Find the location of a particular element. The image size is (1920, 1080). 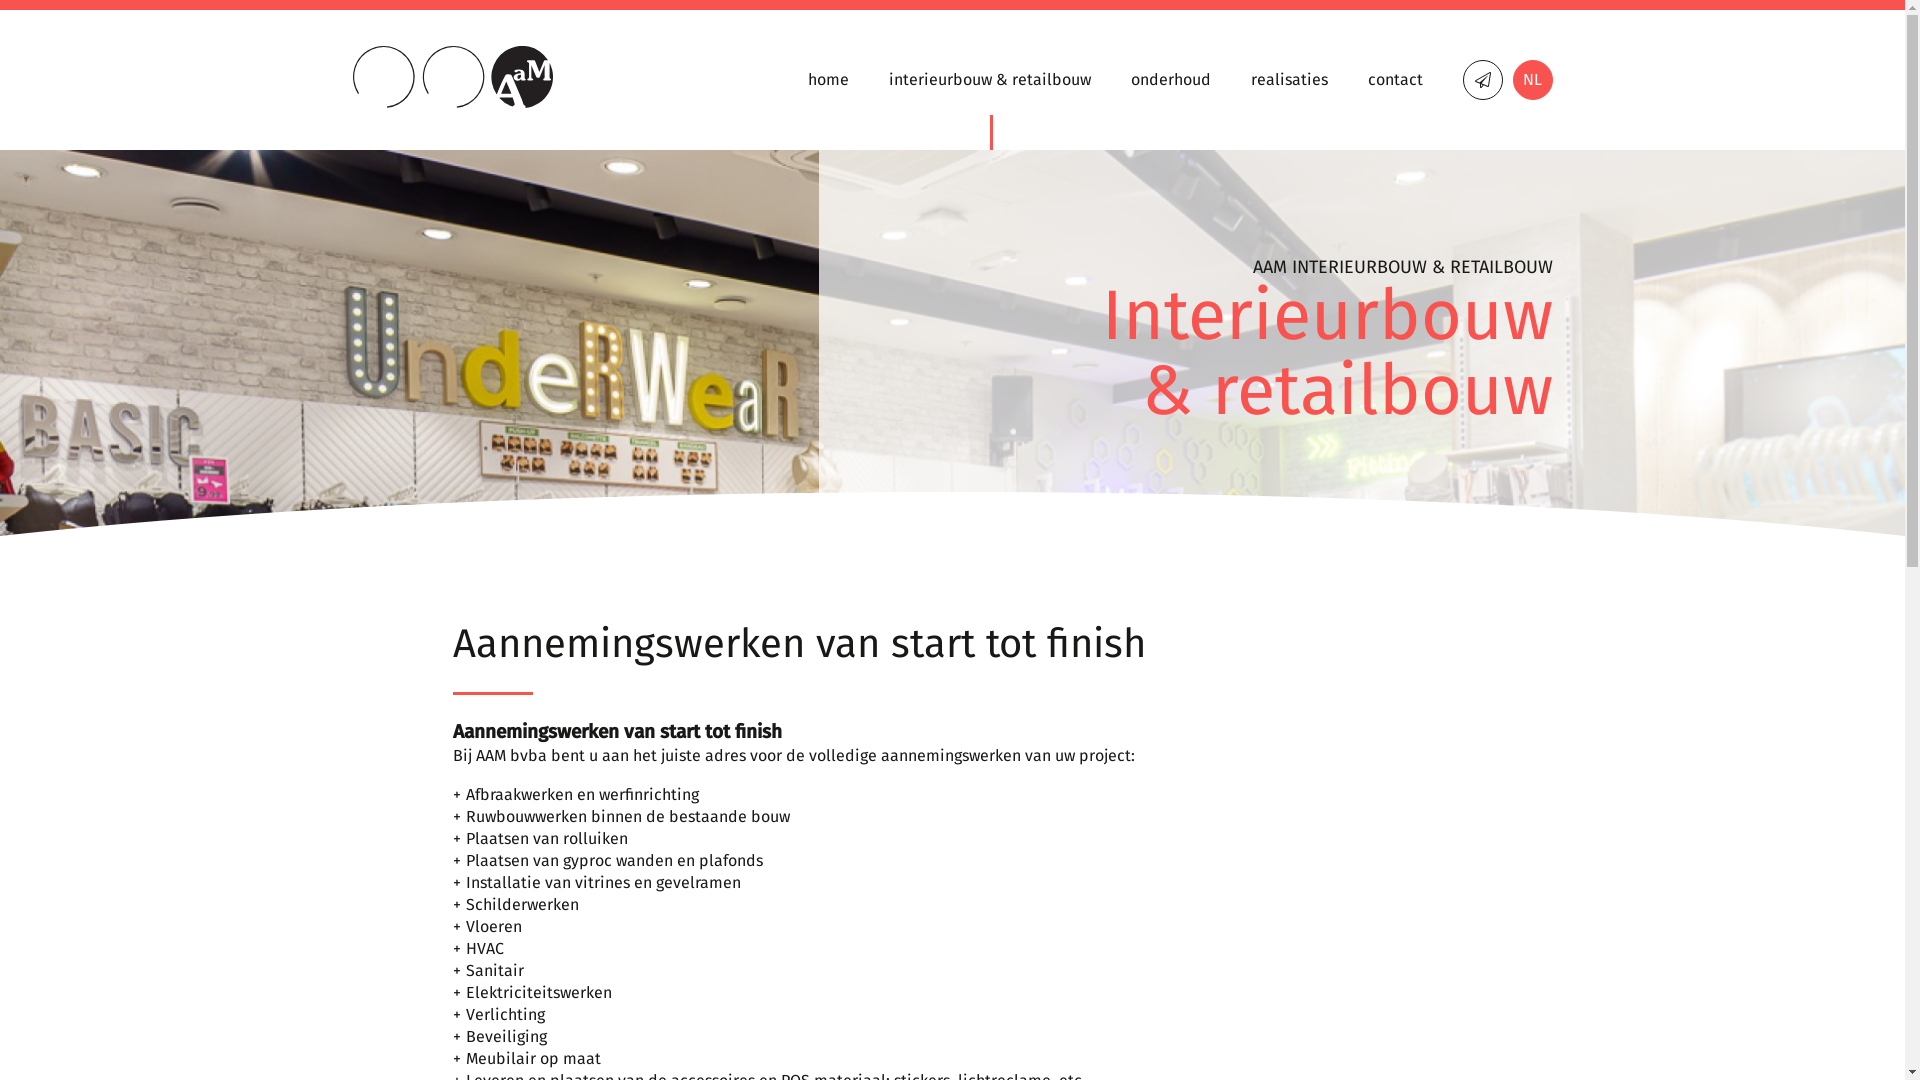

'NL' is located at coordinates (1530, 79).